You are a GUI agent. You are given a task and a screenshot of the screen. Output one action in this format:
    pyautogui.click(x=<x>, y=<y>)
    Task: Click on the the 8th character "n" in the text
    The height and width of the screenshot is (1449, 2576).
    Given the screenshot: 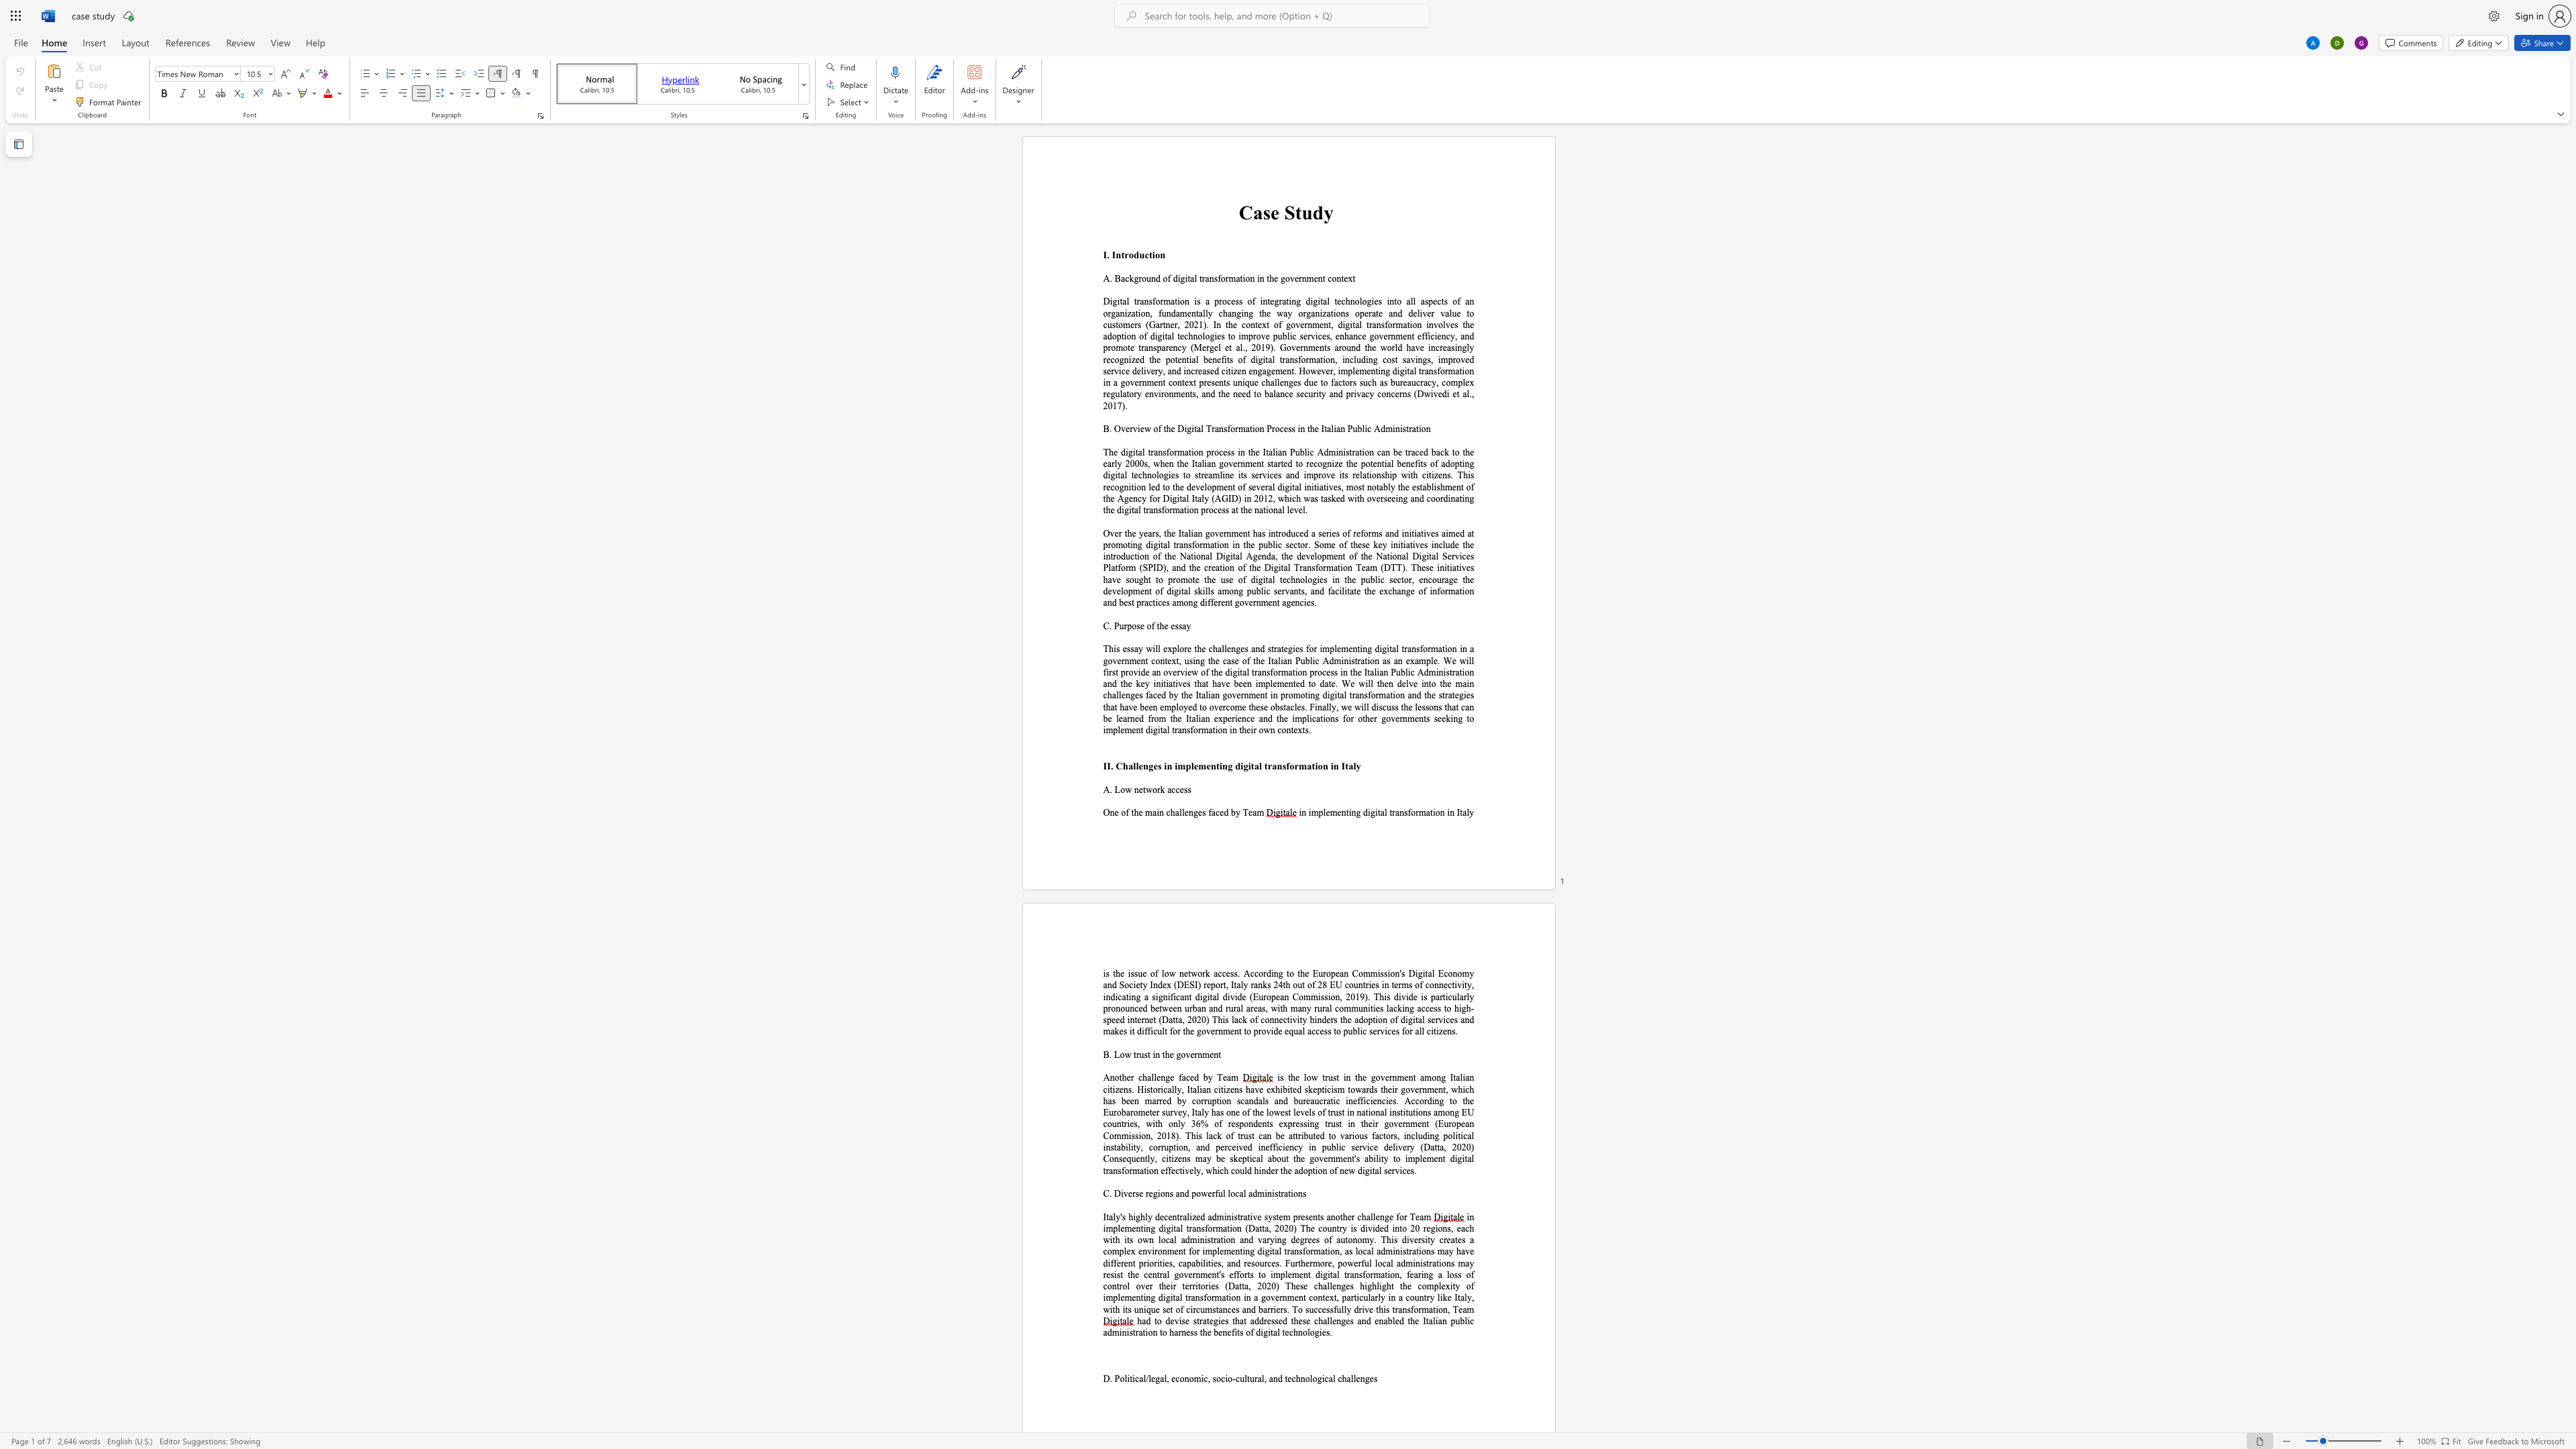 What is the action you would take?
    pyautogui.click(x=1236, y=1088)
    